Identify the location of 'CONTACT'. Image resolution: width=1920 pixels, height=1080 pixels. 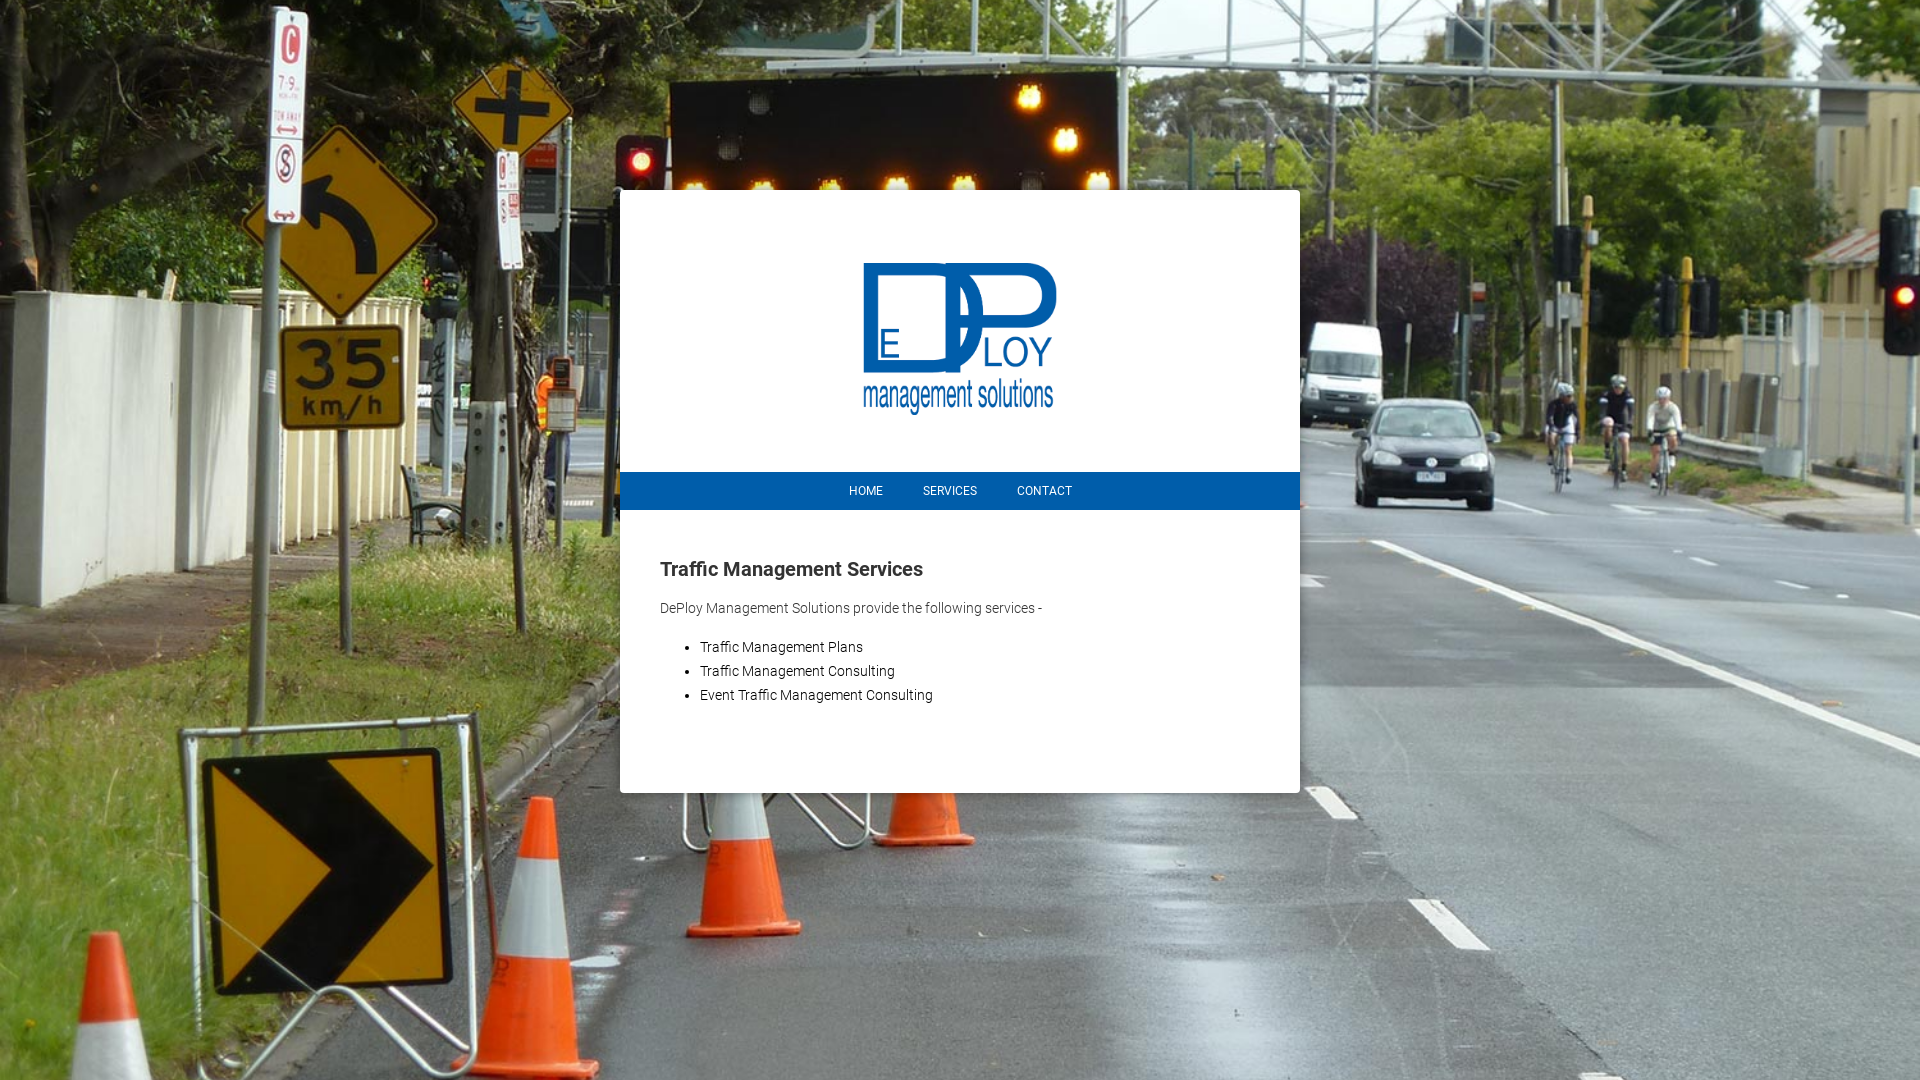
(1042, 490).